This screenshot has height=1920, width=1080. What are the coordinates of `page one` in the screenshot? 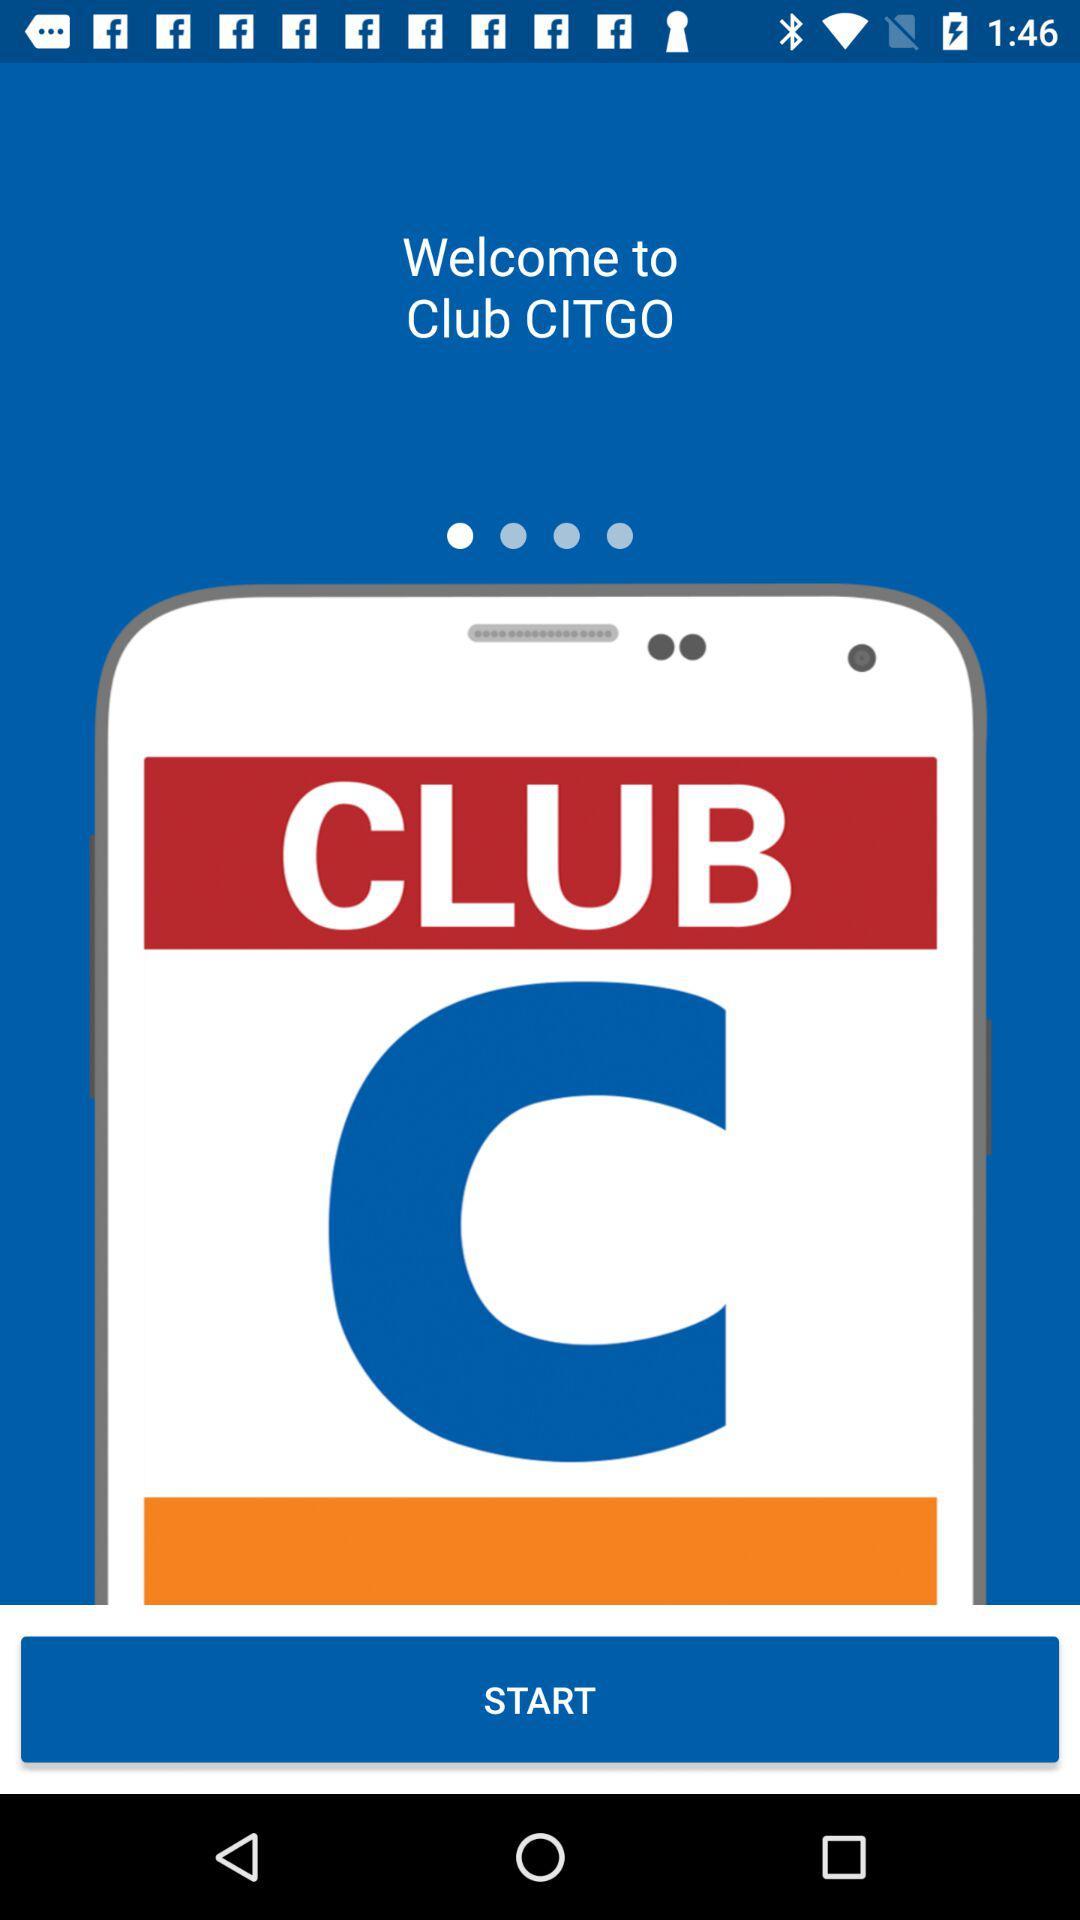 It's located at (460, 535).